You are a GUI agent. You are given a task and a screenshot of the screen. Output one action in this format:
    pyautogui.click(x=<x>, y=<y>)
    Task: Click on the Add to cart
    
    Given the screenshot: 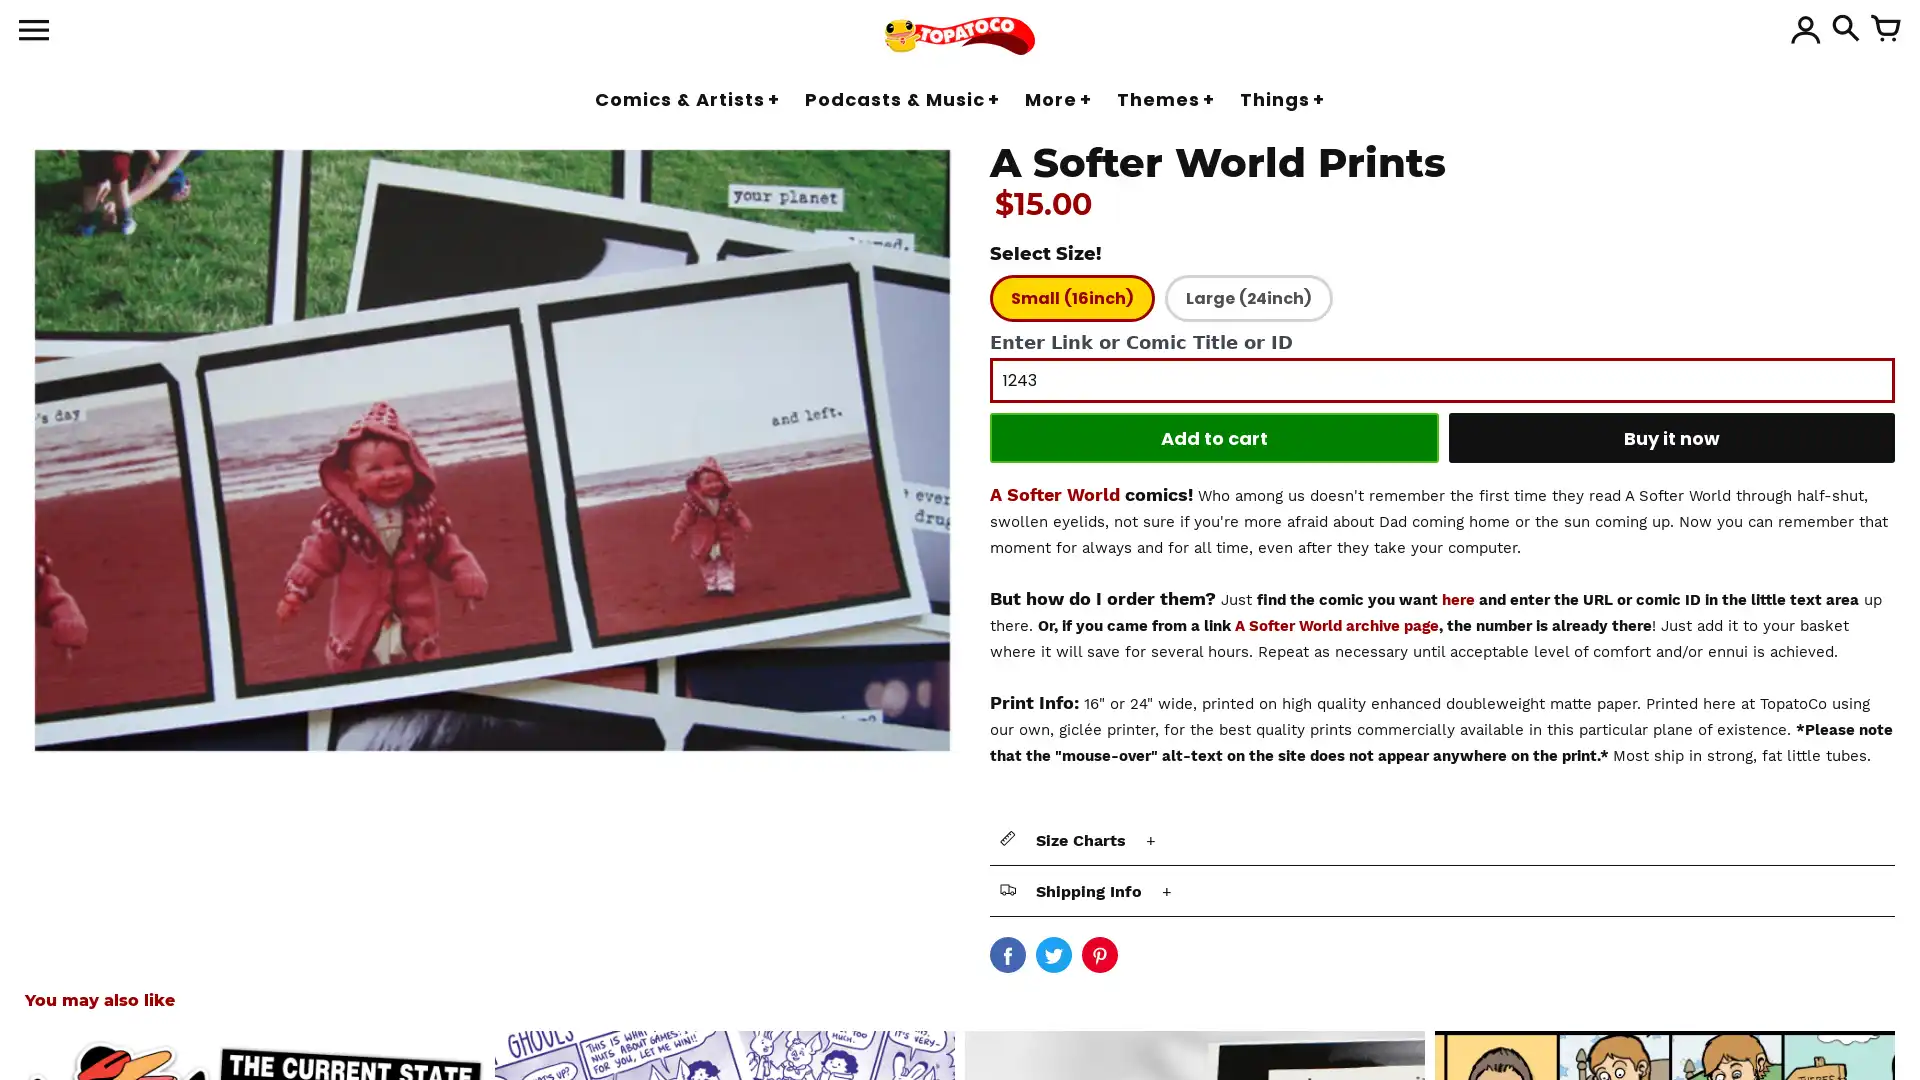 What is the action you would take?
    pyautogui.click(x=1213, y=437)
    